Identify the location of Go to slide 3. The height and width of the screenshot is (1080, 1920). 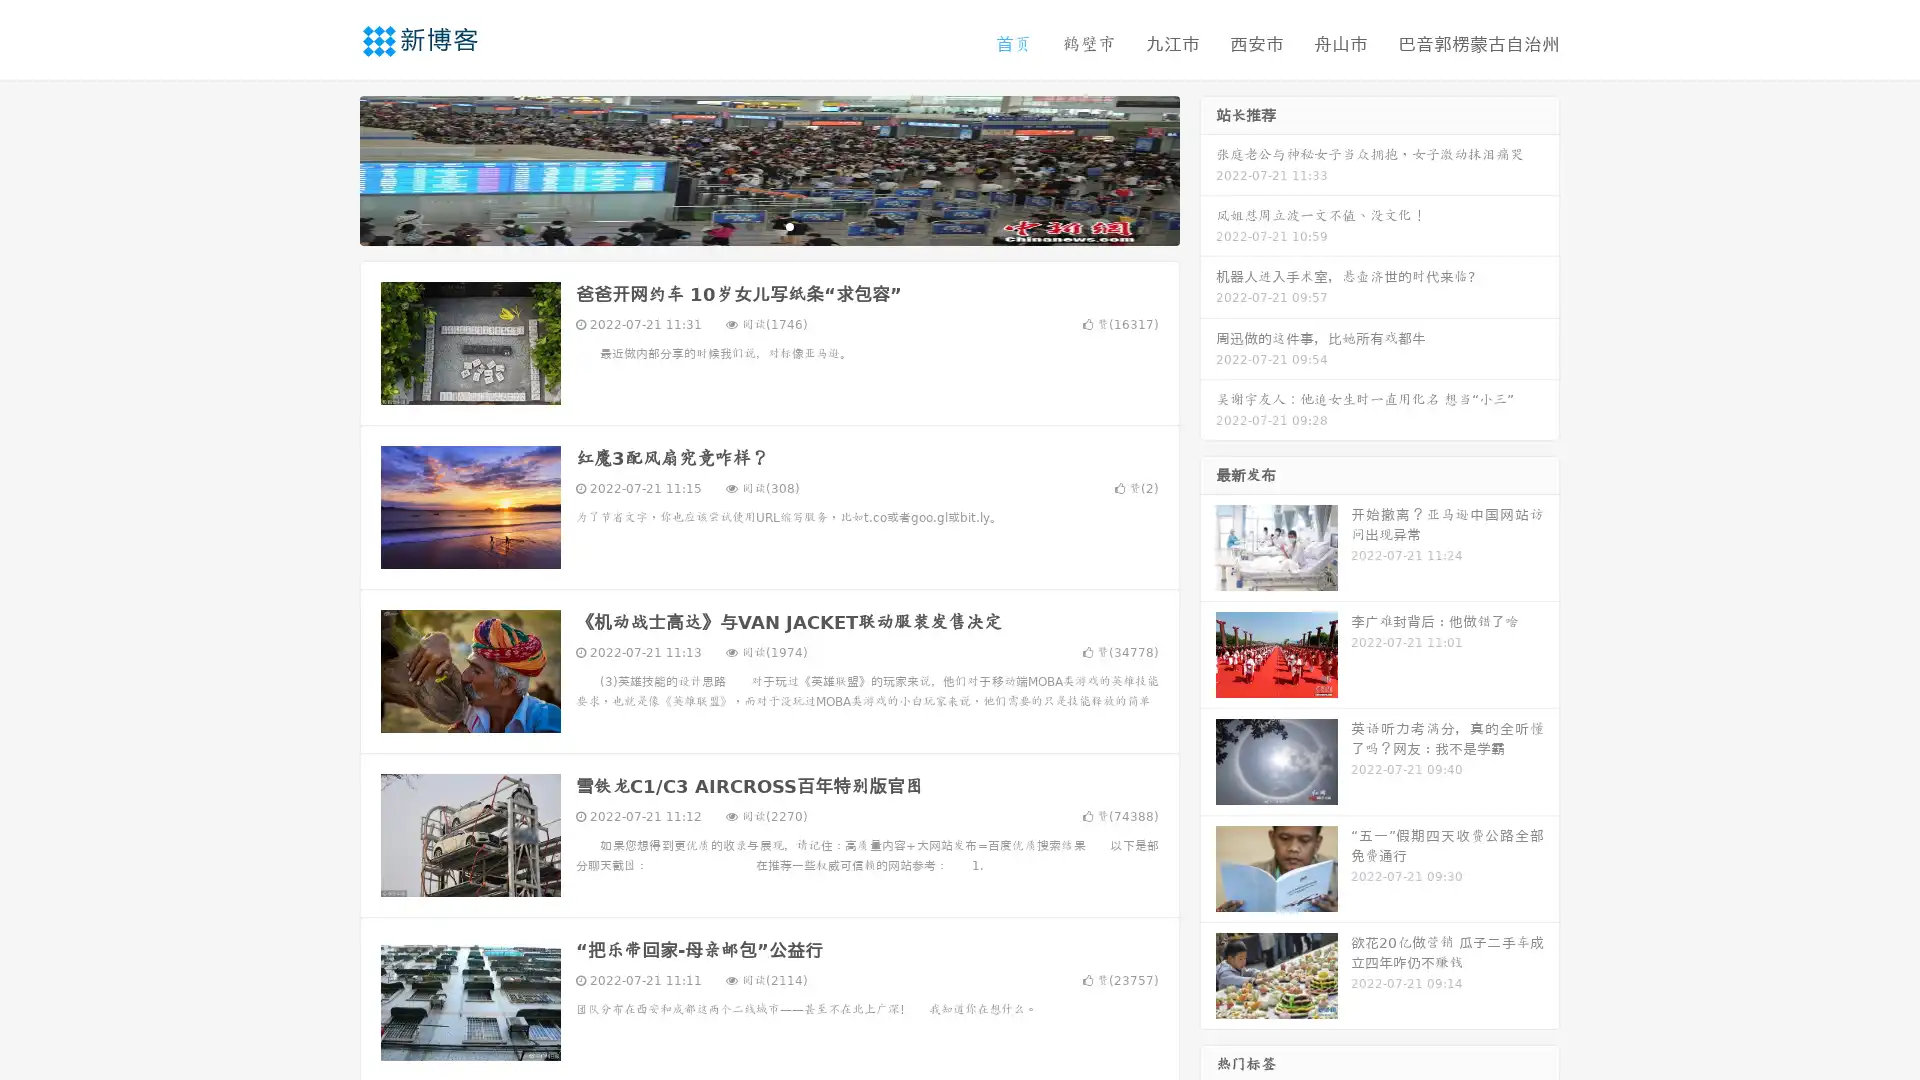
(789, 225).